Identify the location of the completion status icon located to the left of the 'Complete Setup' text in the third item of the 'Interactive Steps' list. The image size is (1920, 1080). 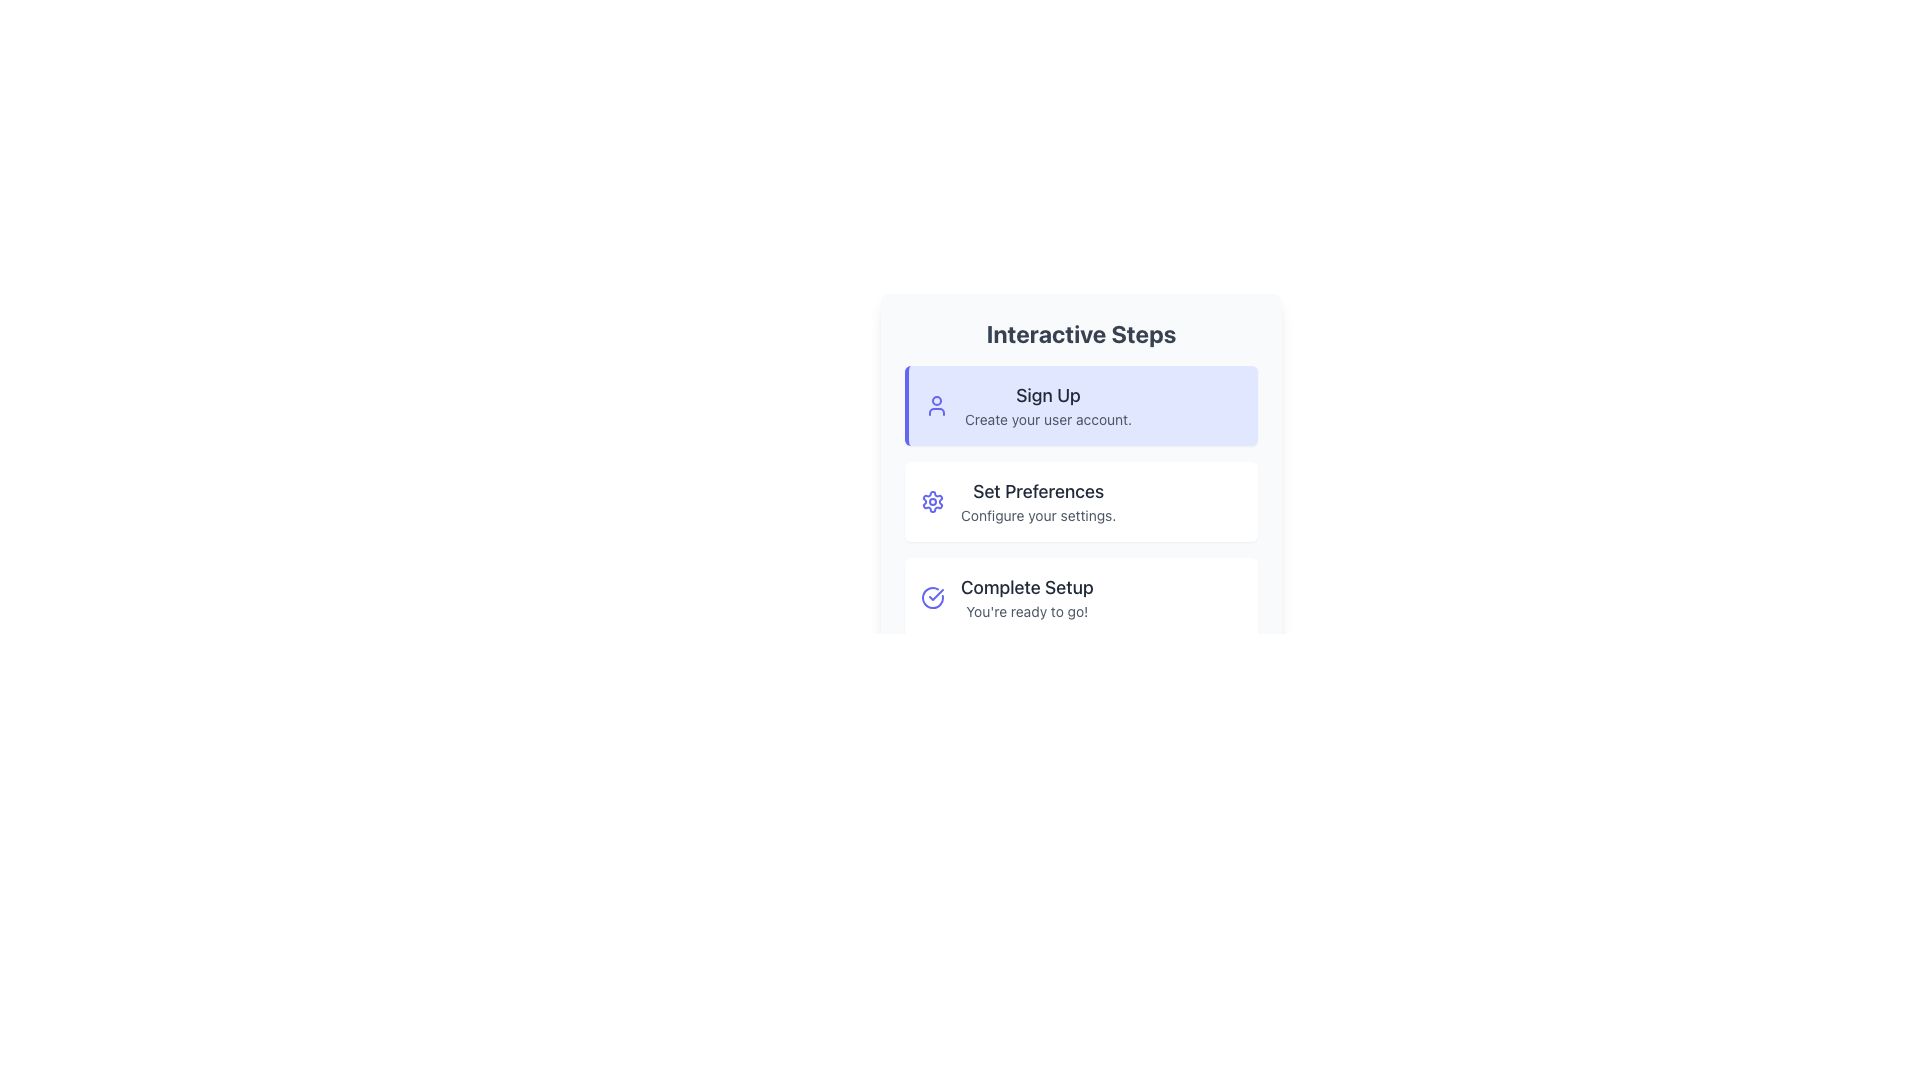
(931, 596).